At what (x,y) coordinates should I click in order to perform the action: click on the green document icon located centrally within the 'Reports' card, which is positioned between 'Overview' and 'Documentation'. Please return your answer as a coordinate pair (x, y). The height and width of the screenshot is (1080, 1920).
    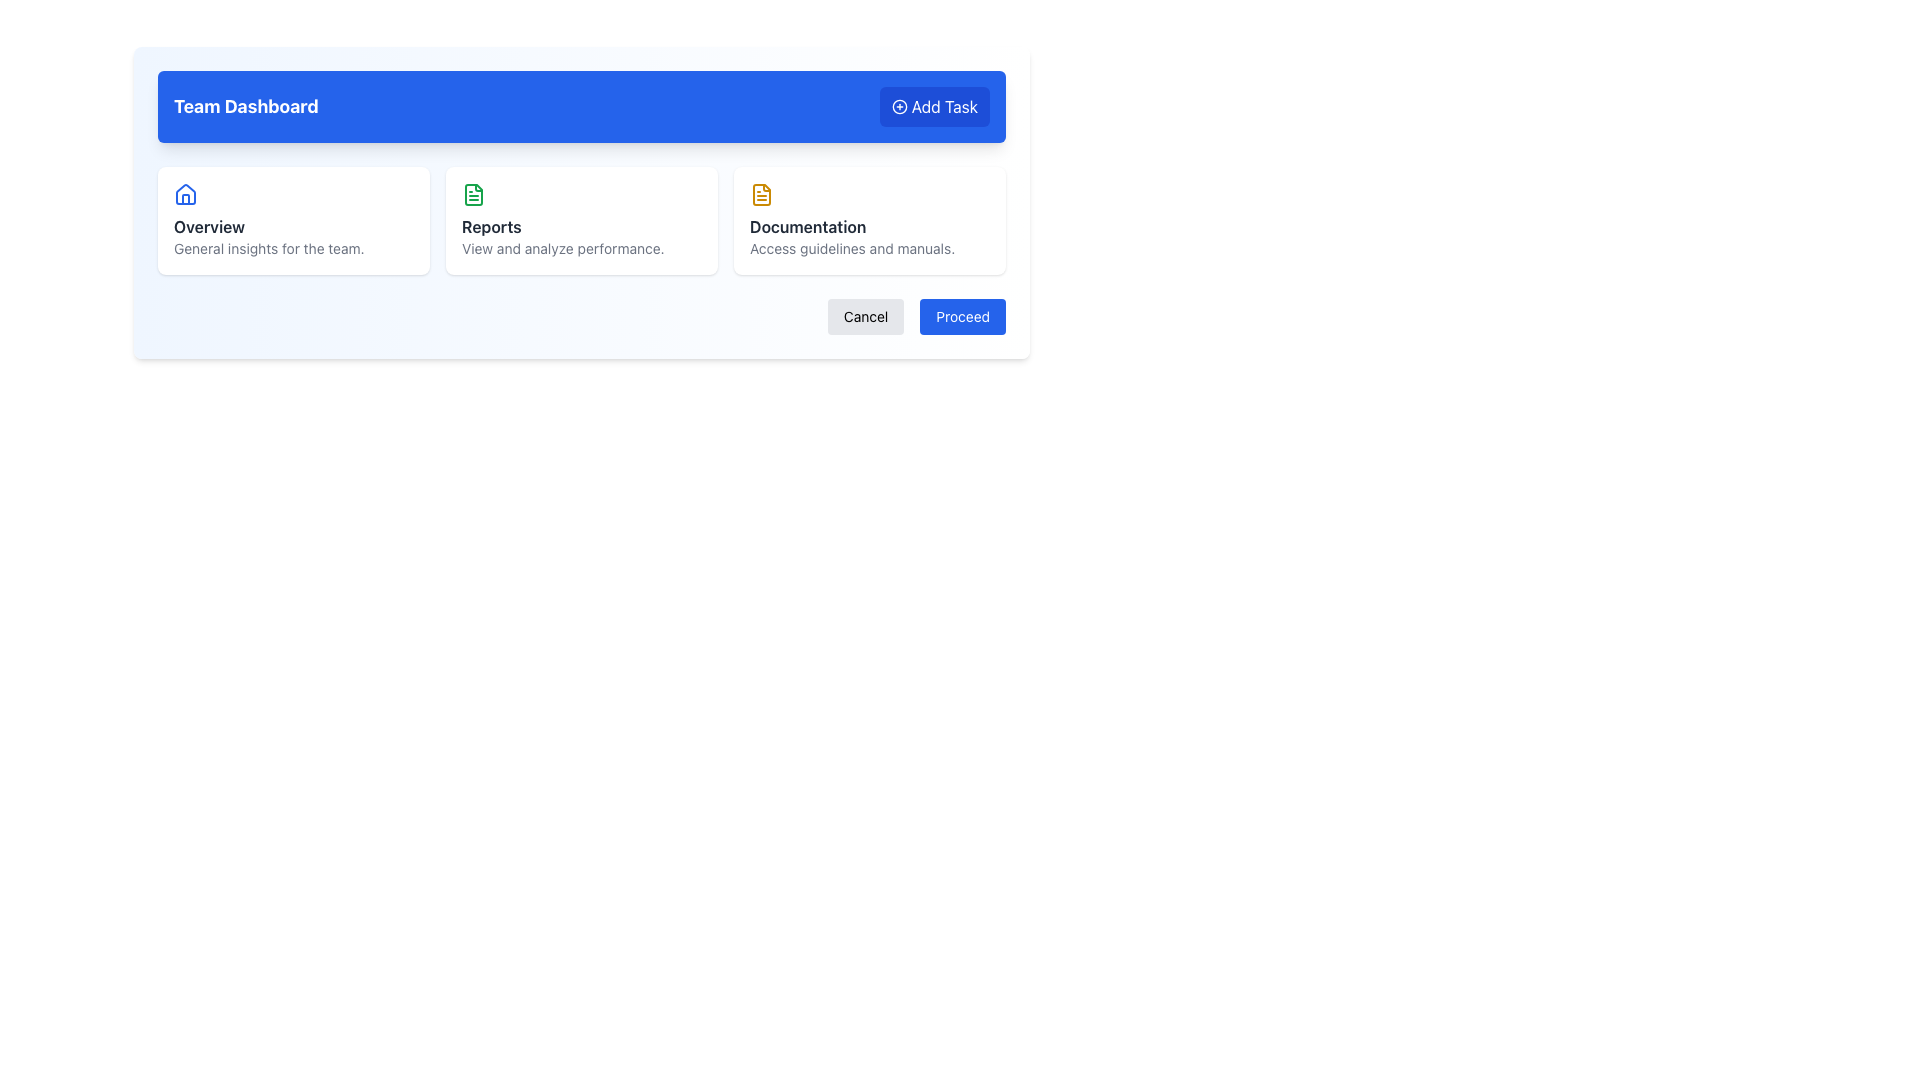
    Looking at the image, I should click on (473, 195).